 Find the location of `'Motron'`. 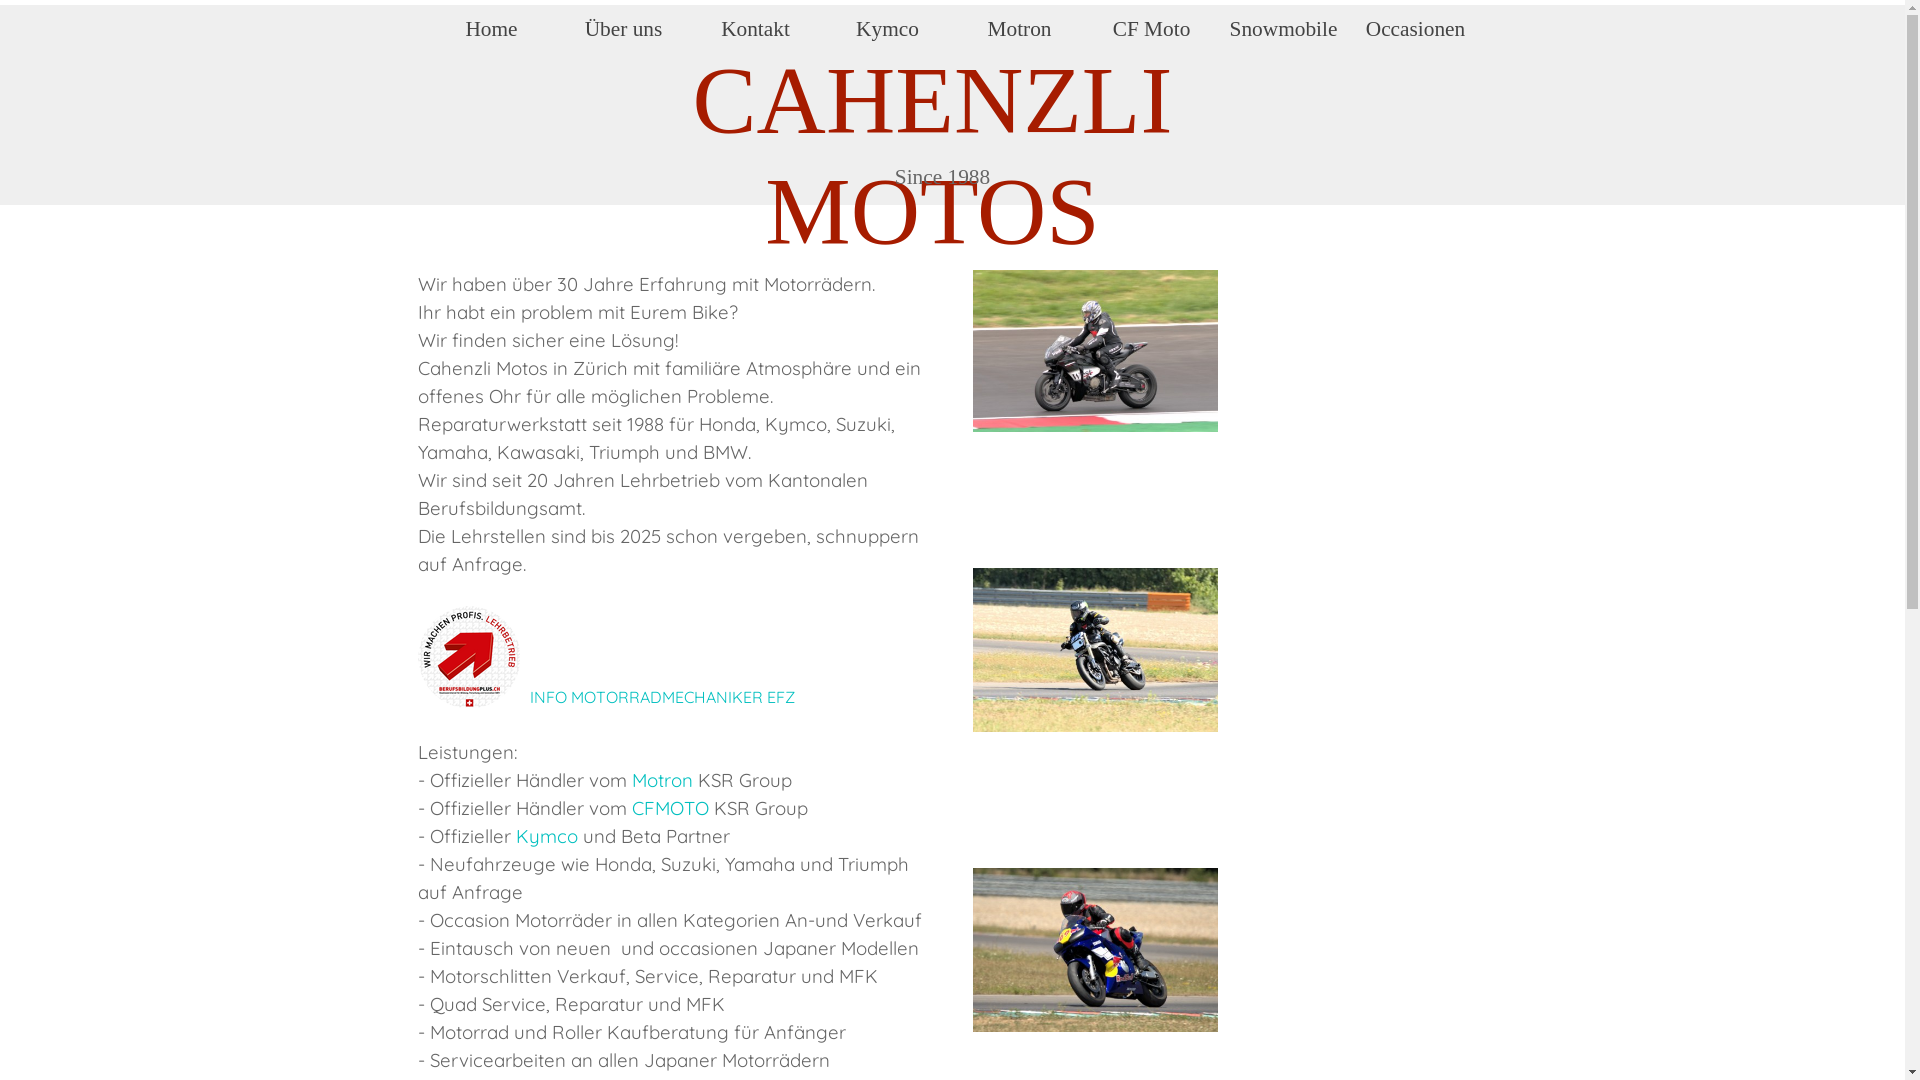

'Motron' is located at coordinates (960, 29).